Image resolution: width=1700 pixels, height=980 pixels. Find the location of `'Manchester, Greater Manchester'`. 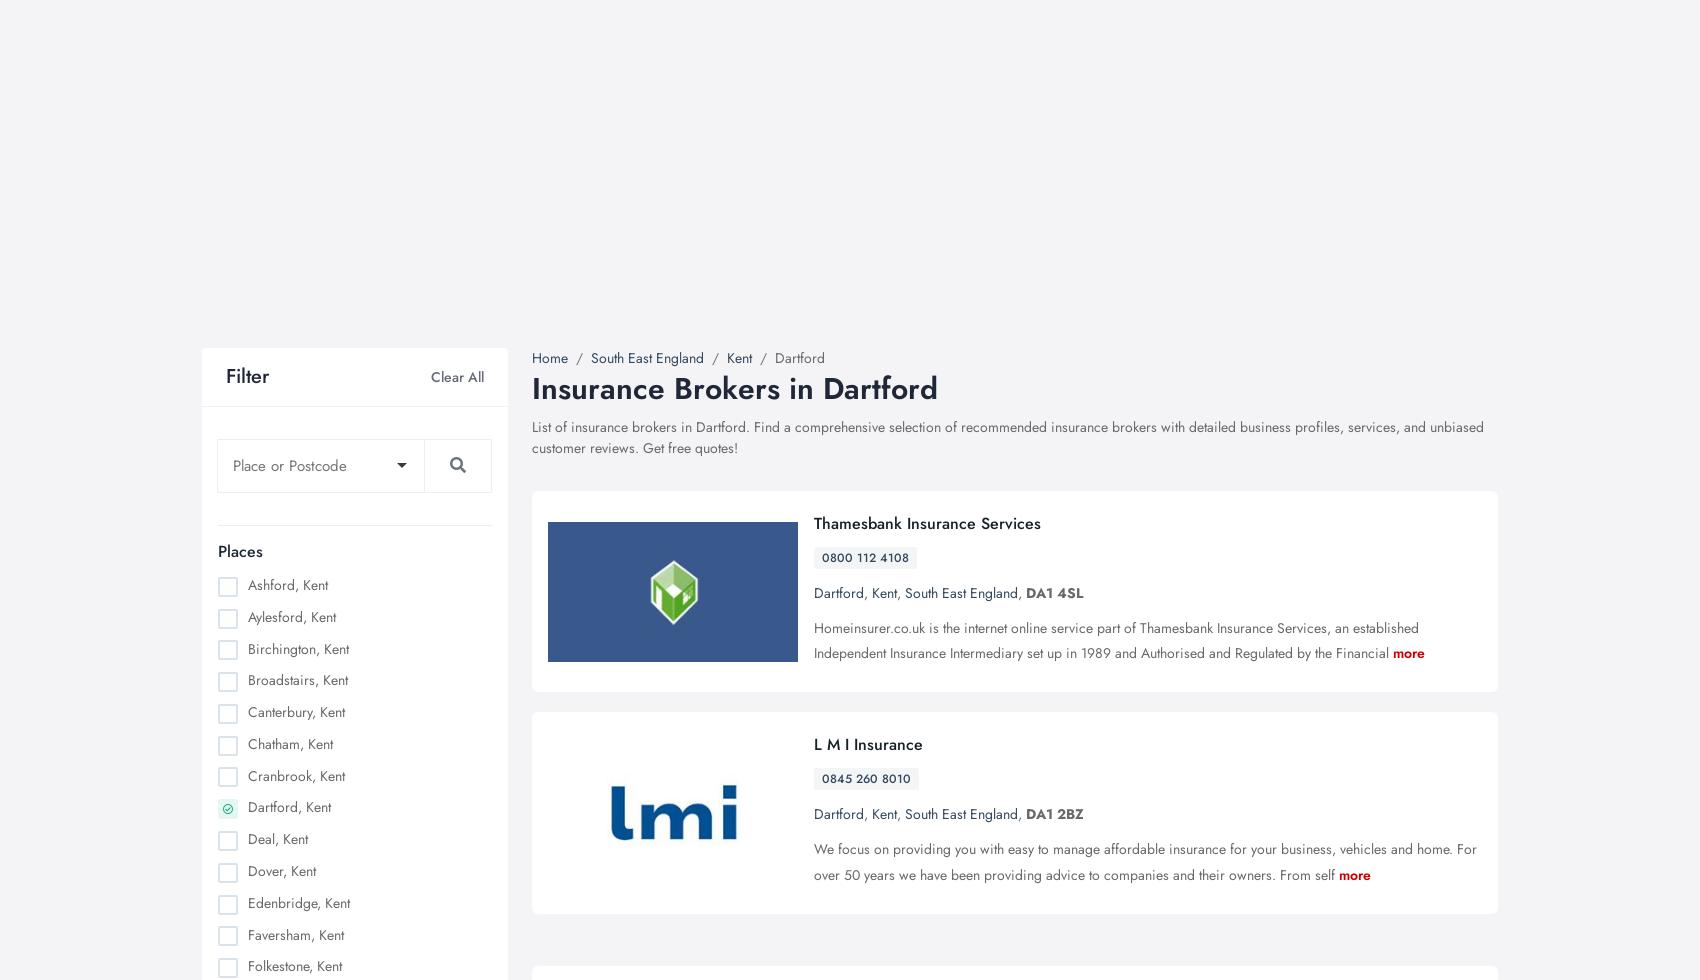

'Manchester, Greater Manchester' is located at coordinates (342, 608).